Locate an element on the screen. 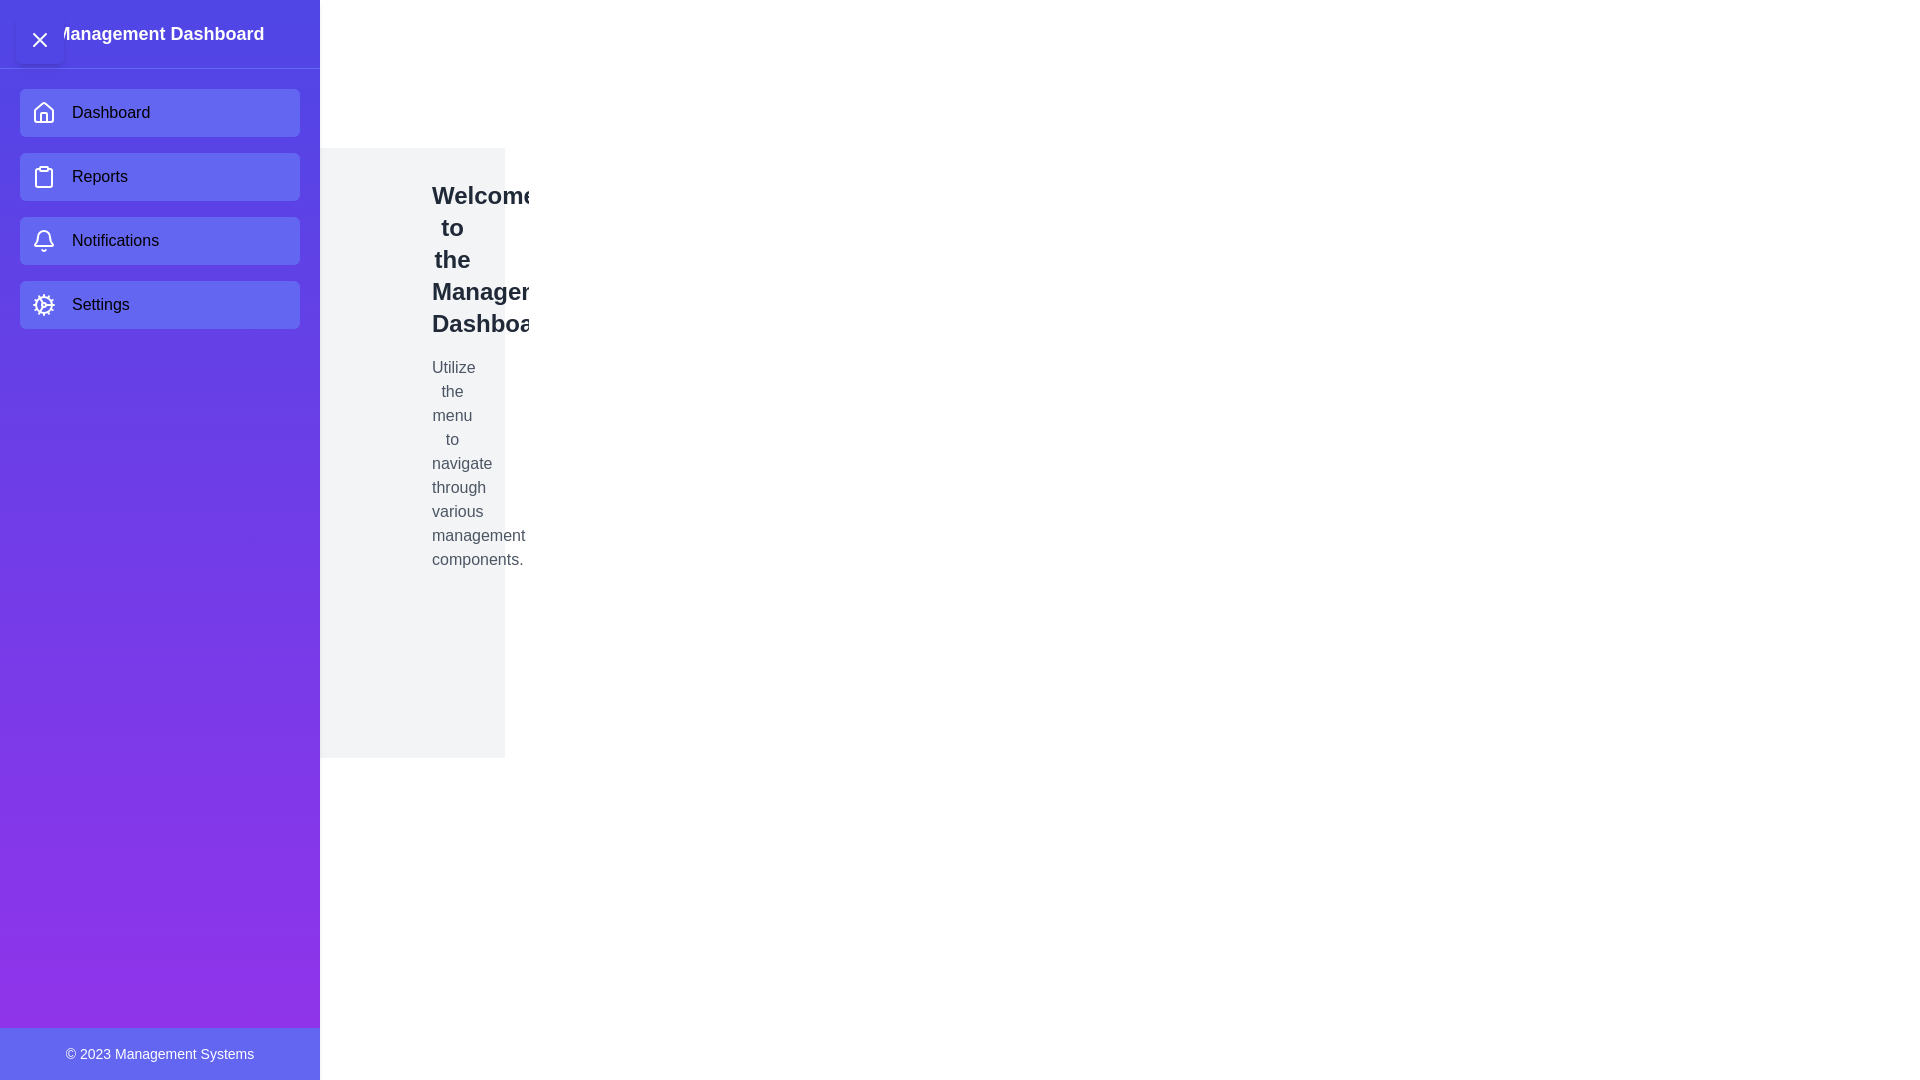 The height and width of the screenshot is (1080, 1920). the house icon in the vertical navigation menu is located at coordinates (43, 111).